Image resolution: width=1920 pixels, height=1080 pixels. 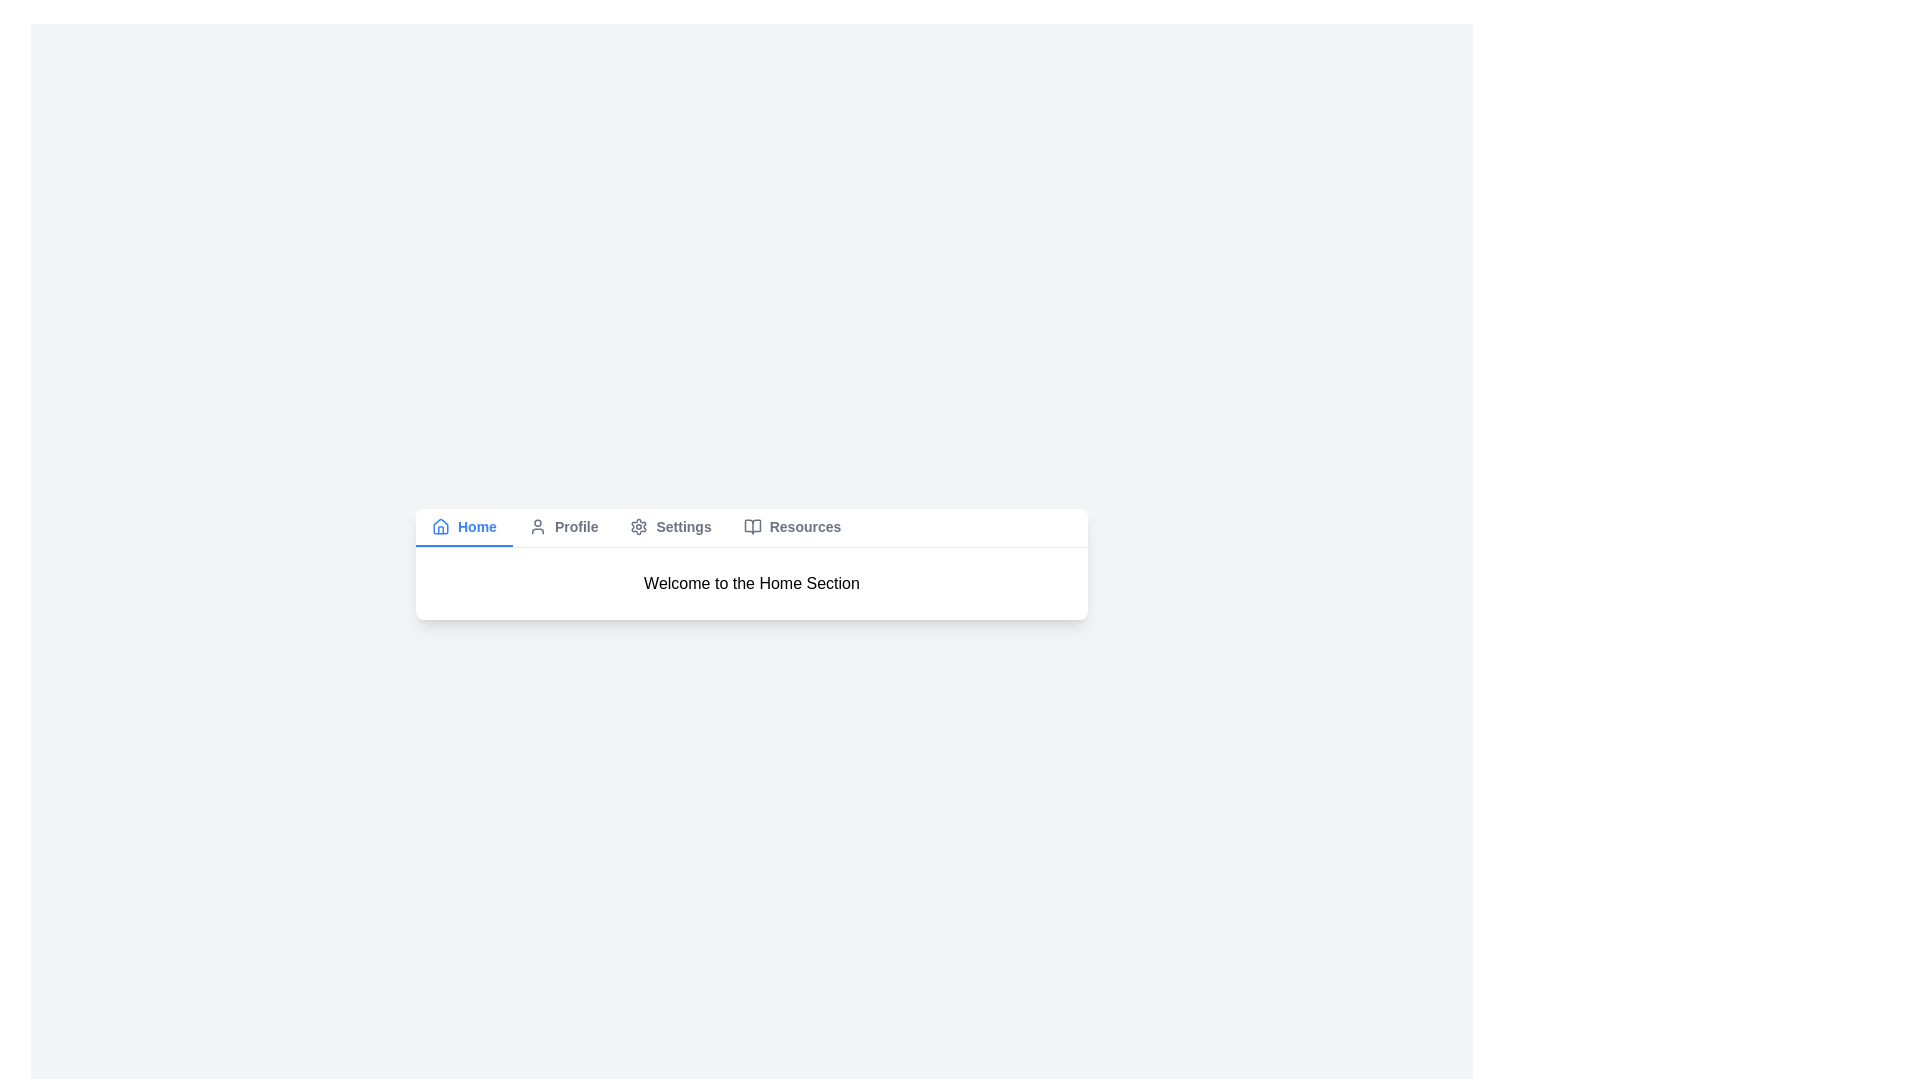 What do you see at coordinates (537, 525) in the screenshot?
I see `the human silhouette icon located next to the 'Profile' text in the horizontal navigation bar` at bounding box center [537, 525].